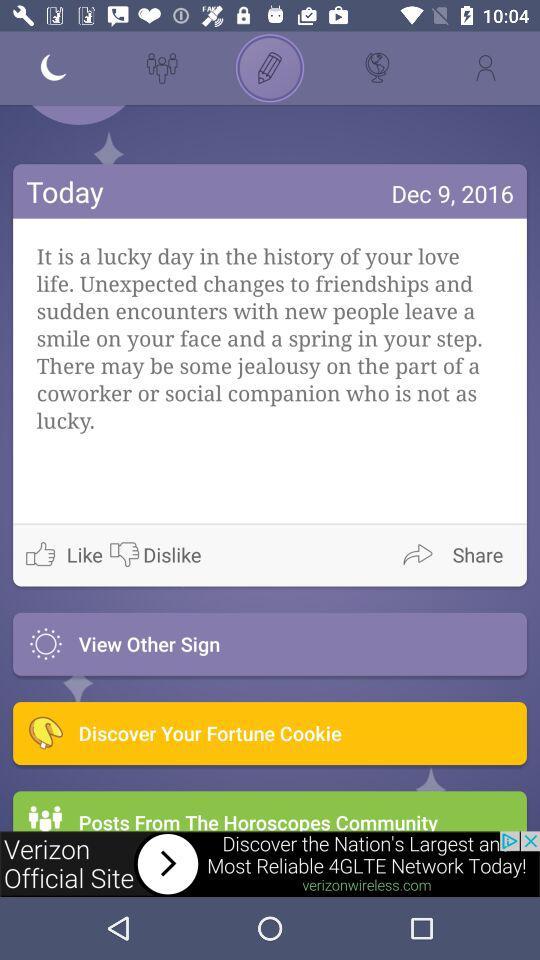 Image resolution: width=540 pixels, height=960 pixels. Describe the element at coordinates (270, 863) in the screenshot. I see `verizon advertisement` at that location.